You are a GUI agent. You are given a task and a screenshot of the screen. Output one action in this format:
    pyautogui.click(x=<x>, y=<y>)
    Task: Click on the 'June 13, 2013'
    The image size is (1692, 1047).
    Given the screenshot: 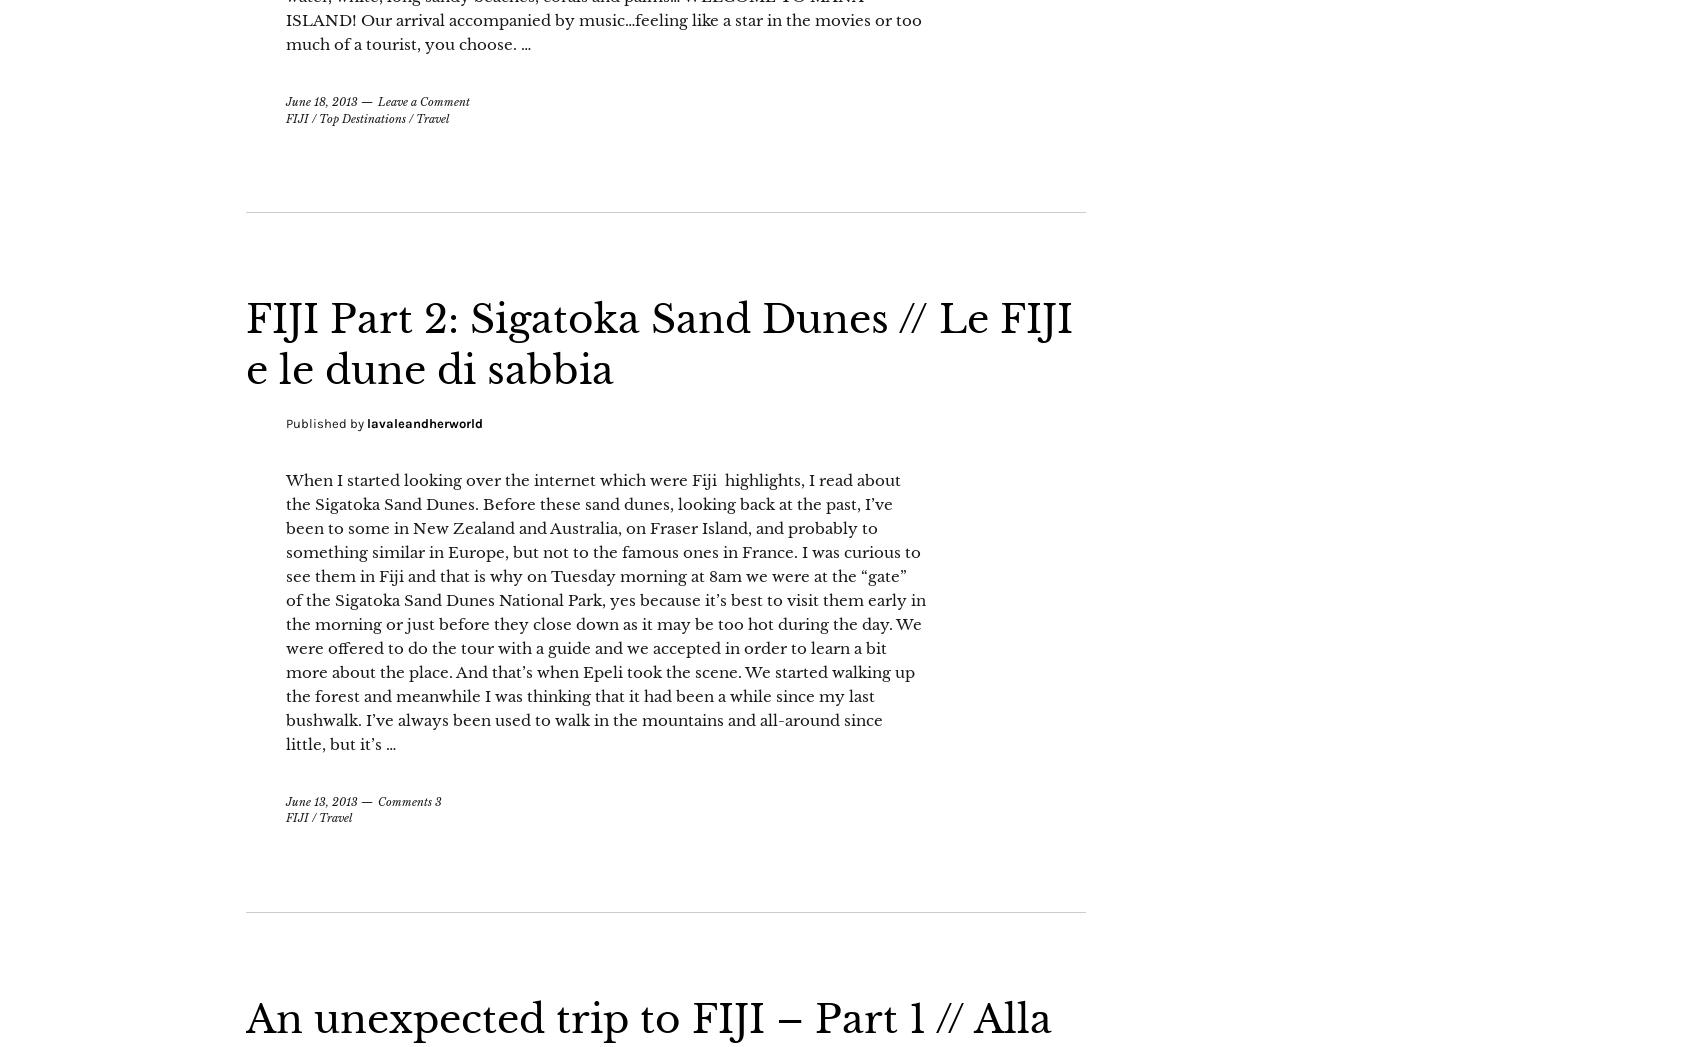 What is the action you would take?
    pyautogui.click(x=320, y=851)
    